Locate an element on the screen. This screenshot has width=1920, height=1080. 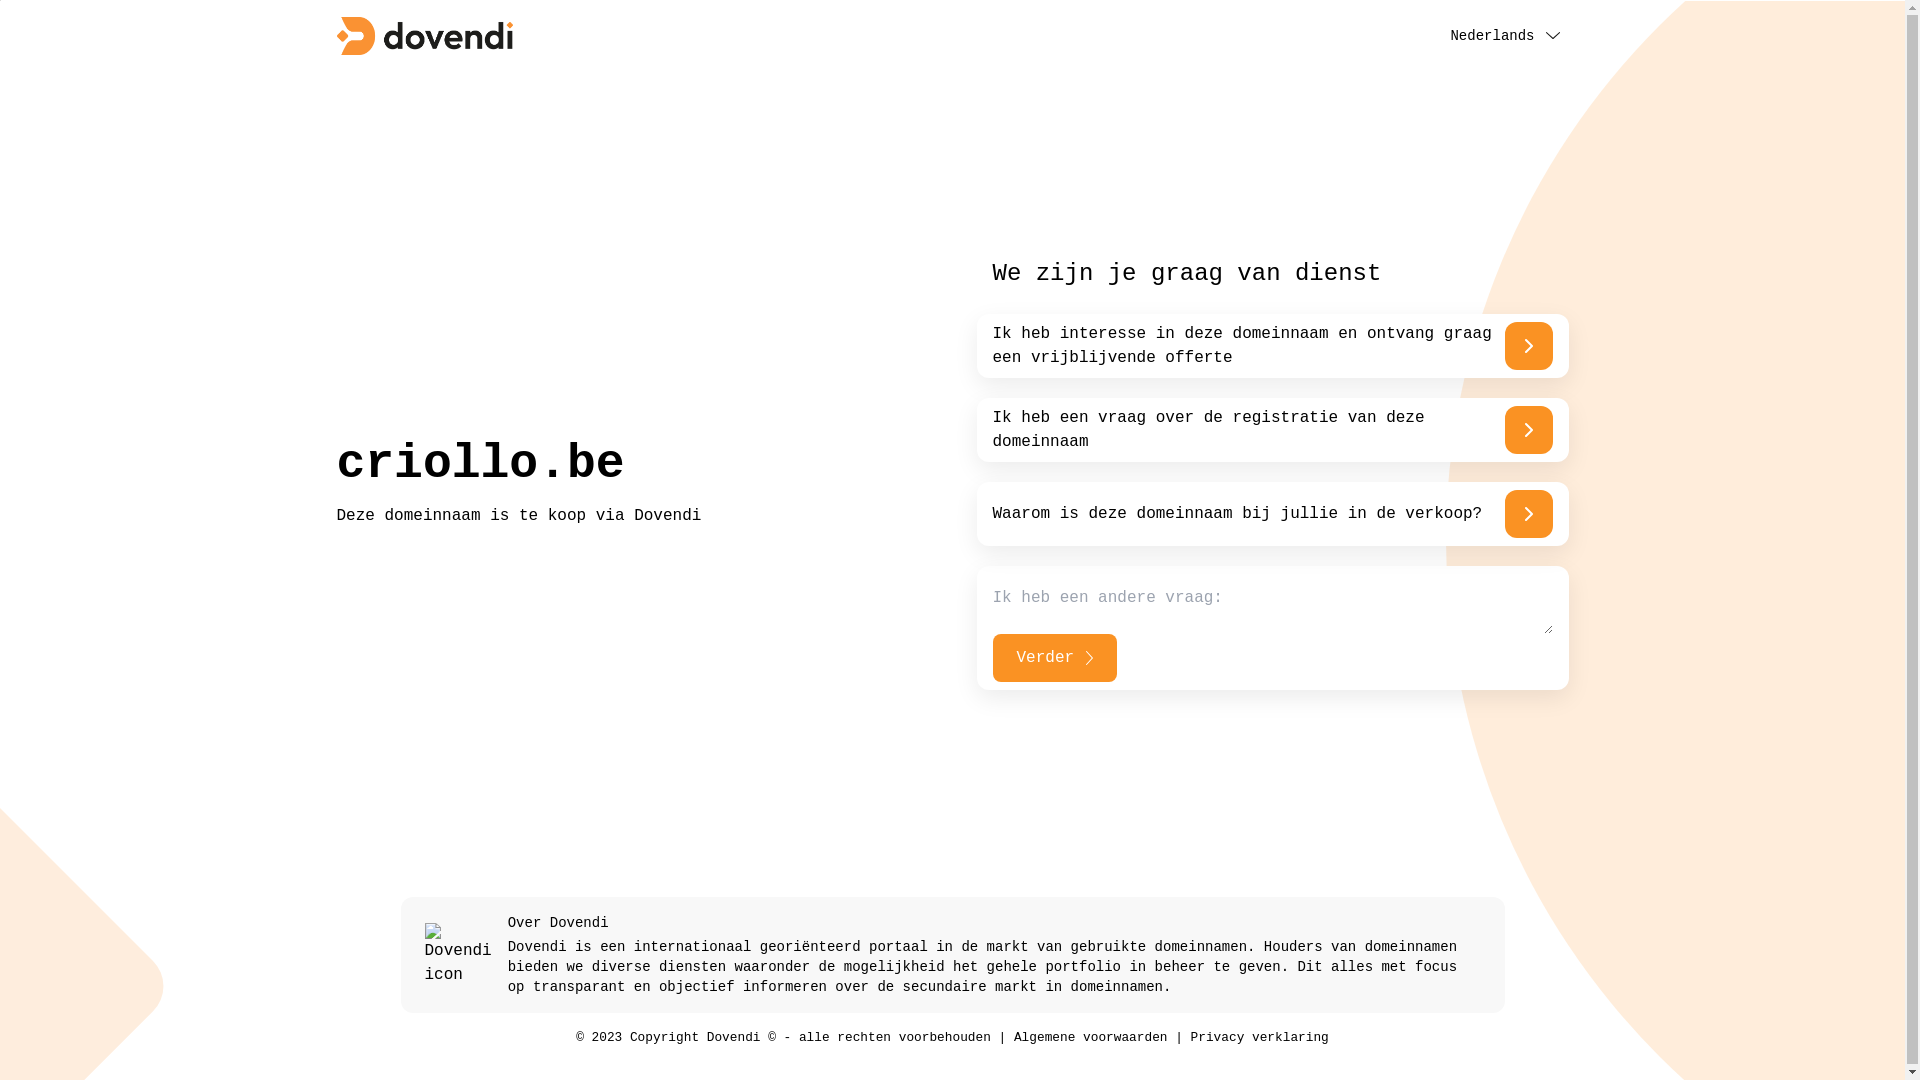
'Algemene voorwaarden' is located at coordinates (1089, 1036).